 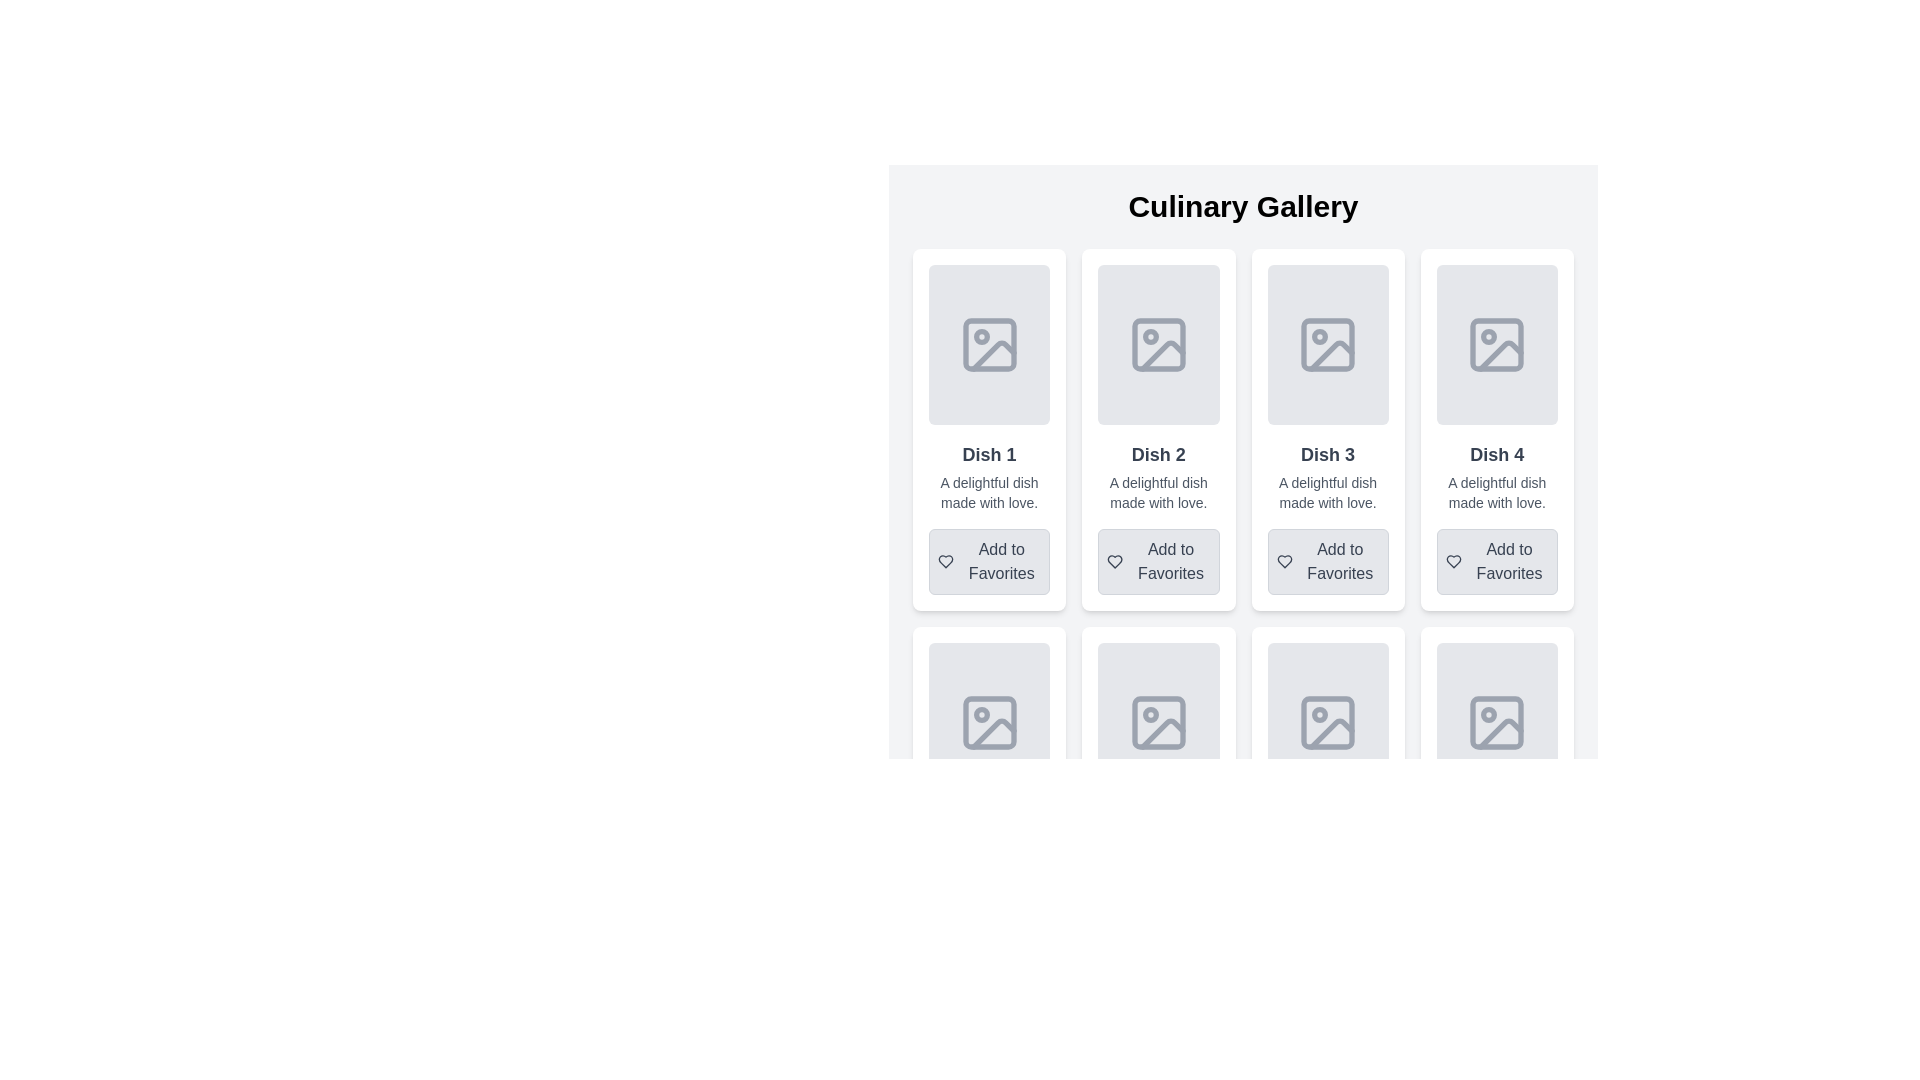 What do you see at coordinates (1328, 493) in the screenshot?
I see `the Text Label that provides a description for 'Dish 3', located in the top row of the grid under 'Culinary Gallery'` at bounding box center [1328, 493].